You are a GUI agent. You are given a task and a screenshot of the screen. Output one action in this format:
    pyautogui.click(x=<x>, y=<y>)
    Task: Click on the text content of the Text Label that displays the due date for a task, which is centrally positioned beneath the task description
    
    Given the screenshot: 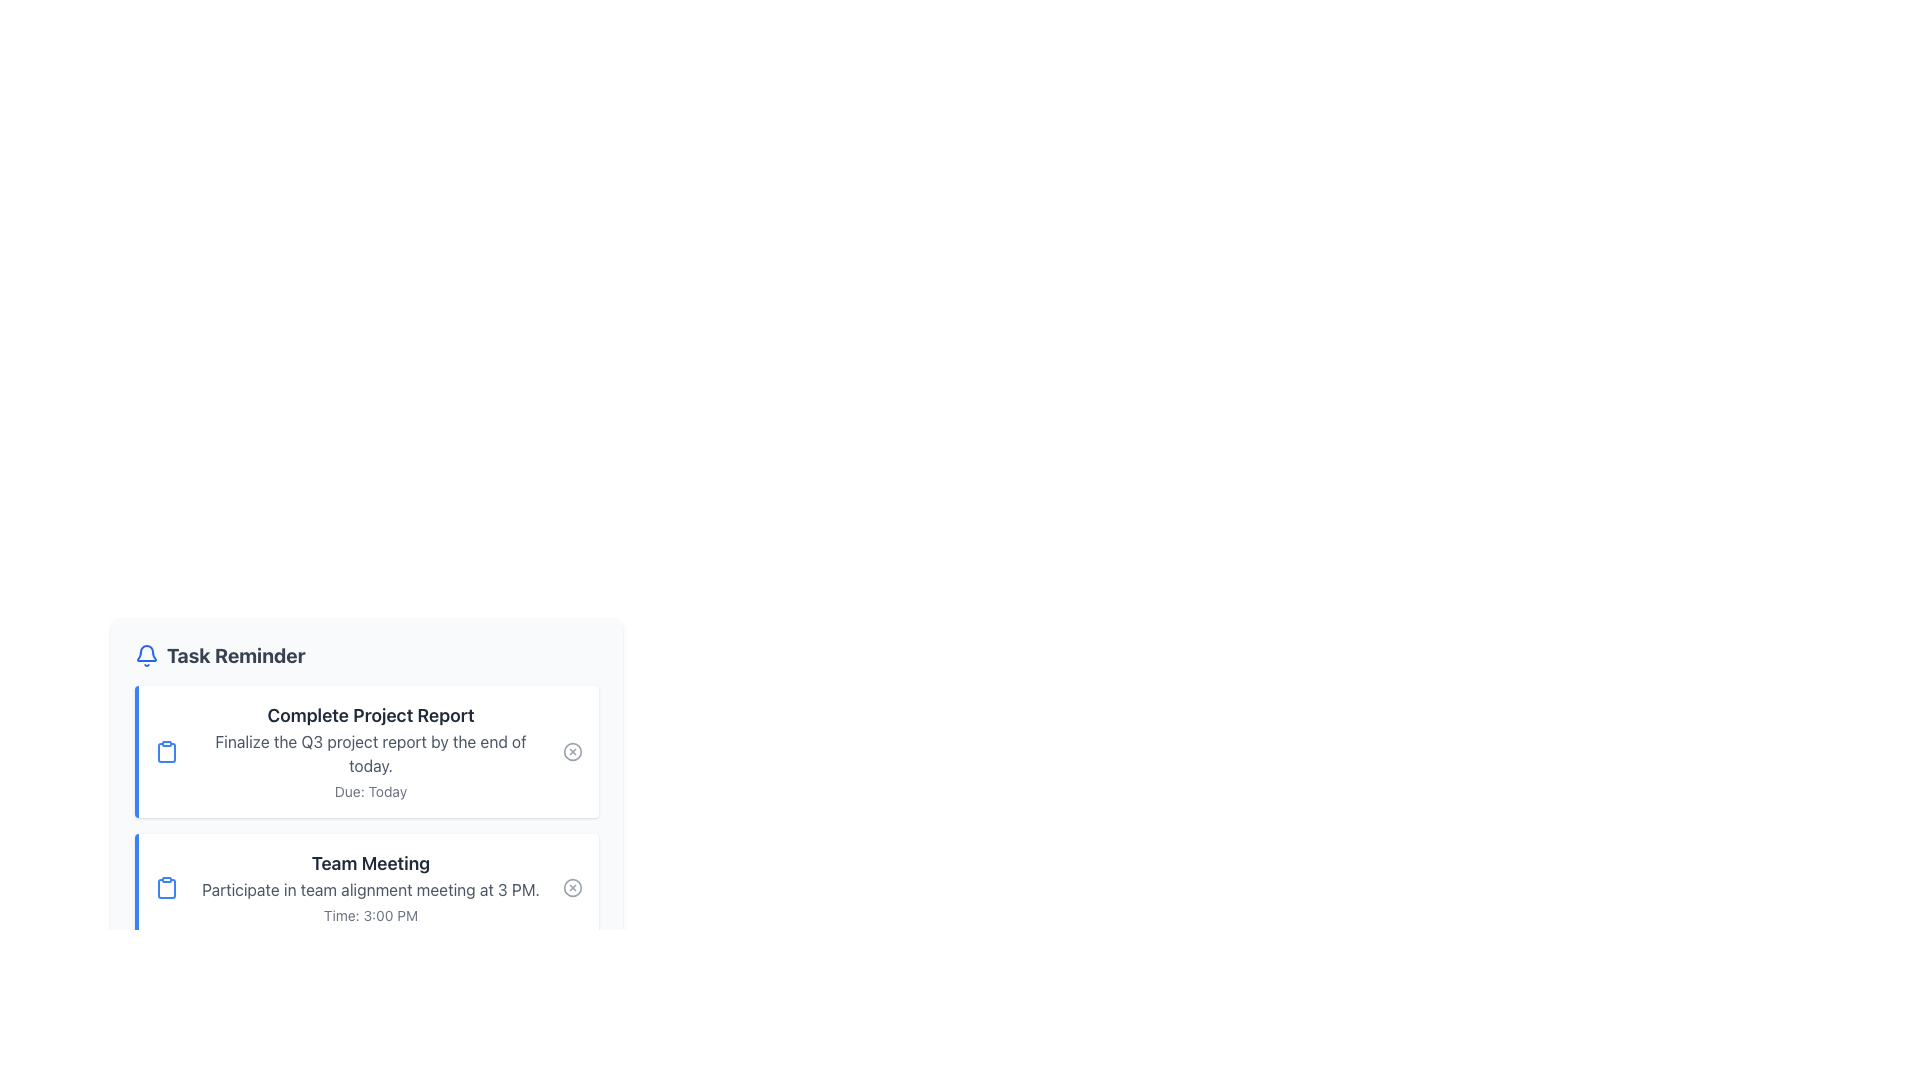 What is the action you would take?
    pyautogui.click(x=370, y=790)
    